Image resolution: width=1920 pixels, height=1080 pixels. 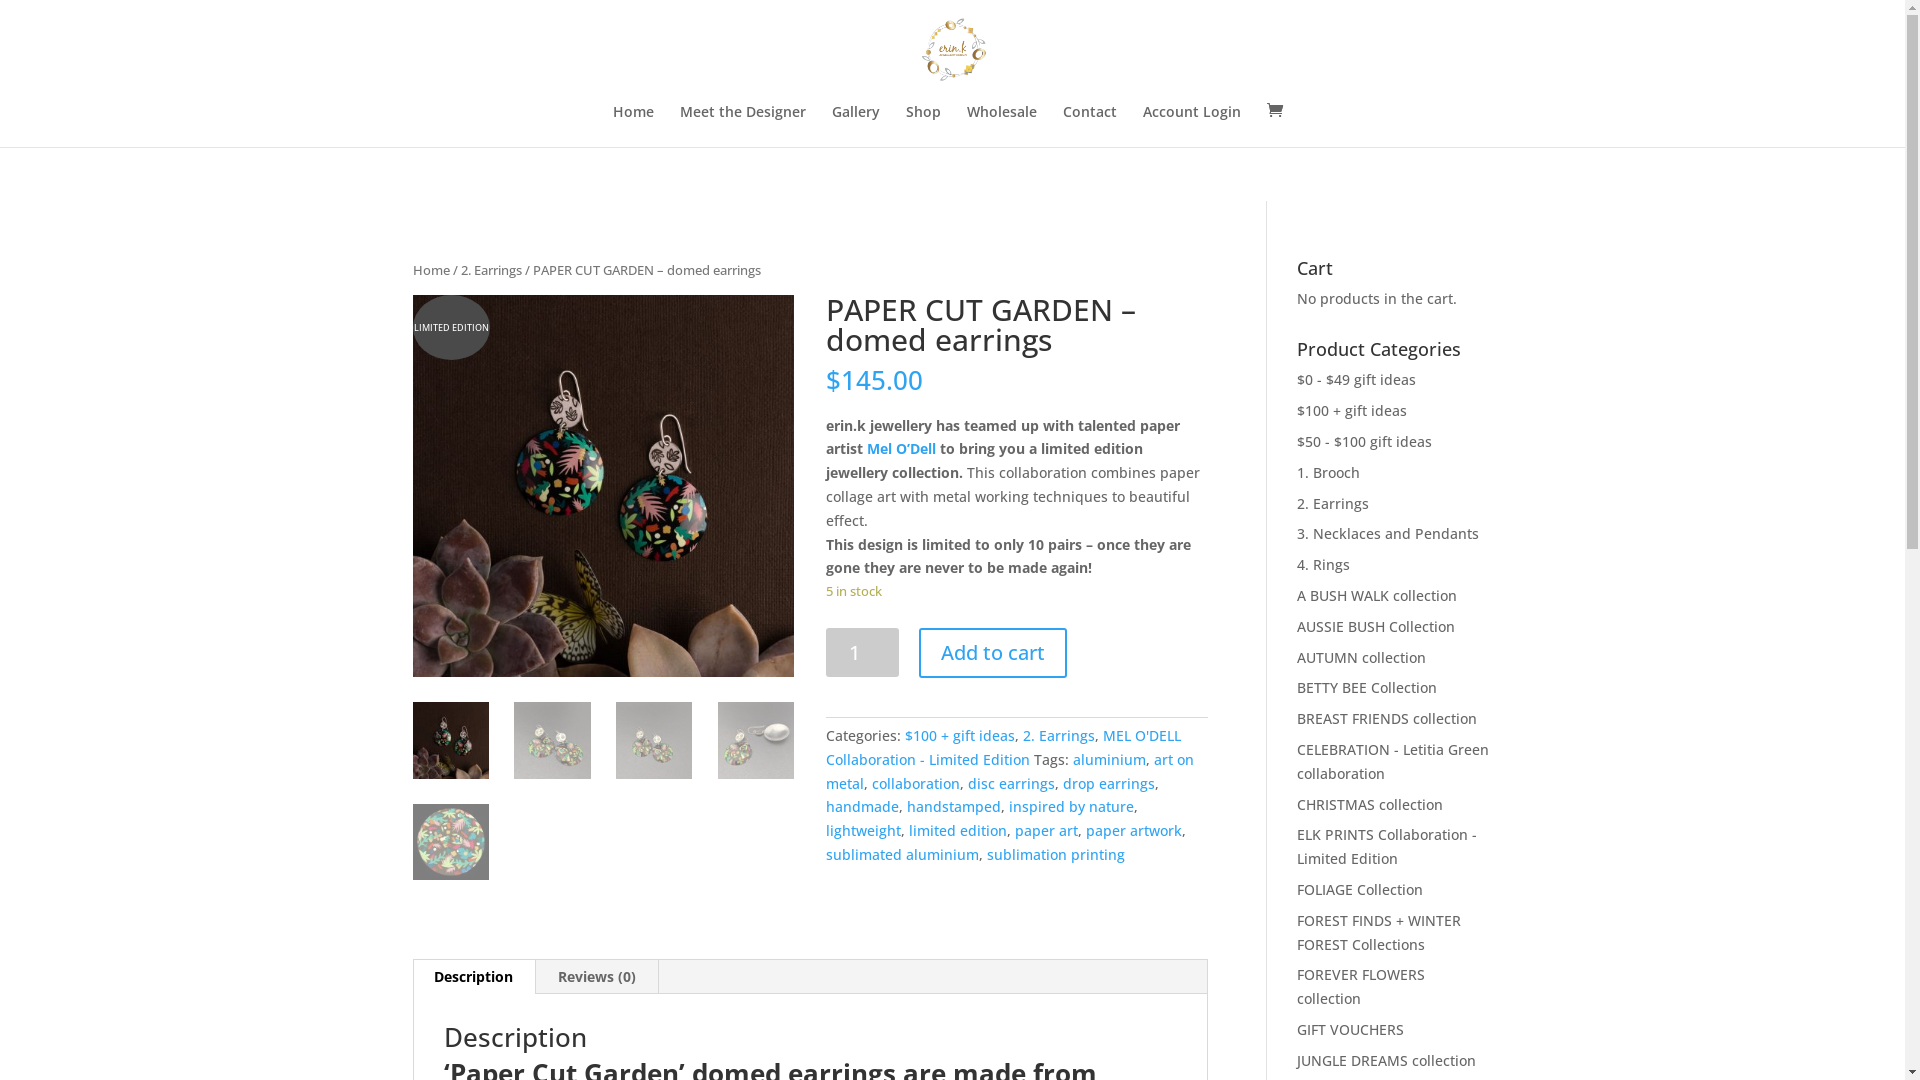 What do you see at coordinates (993, 652) in the screenshot?
I see `'Add to cart'` at bounding box center [993, 652].